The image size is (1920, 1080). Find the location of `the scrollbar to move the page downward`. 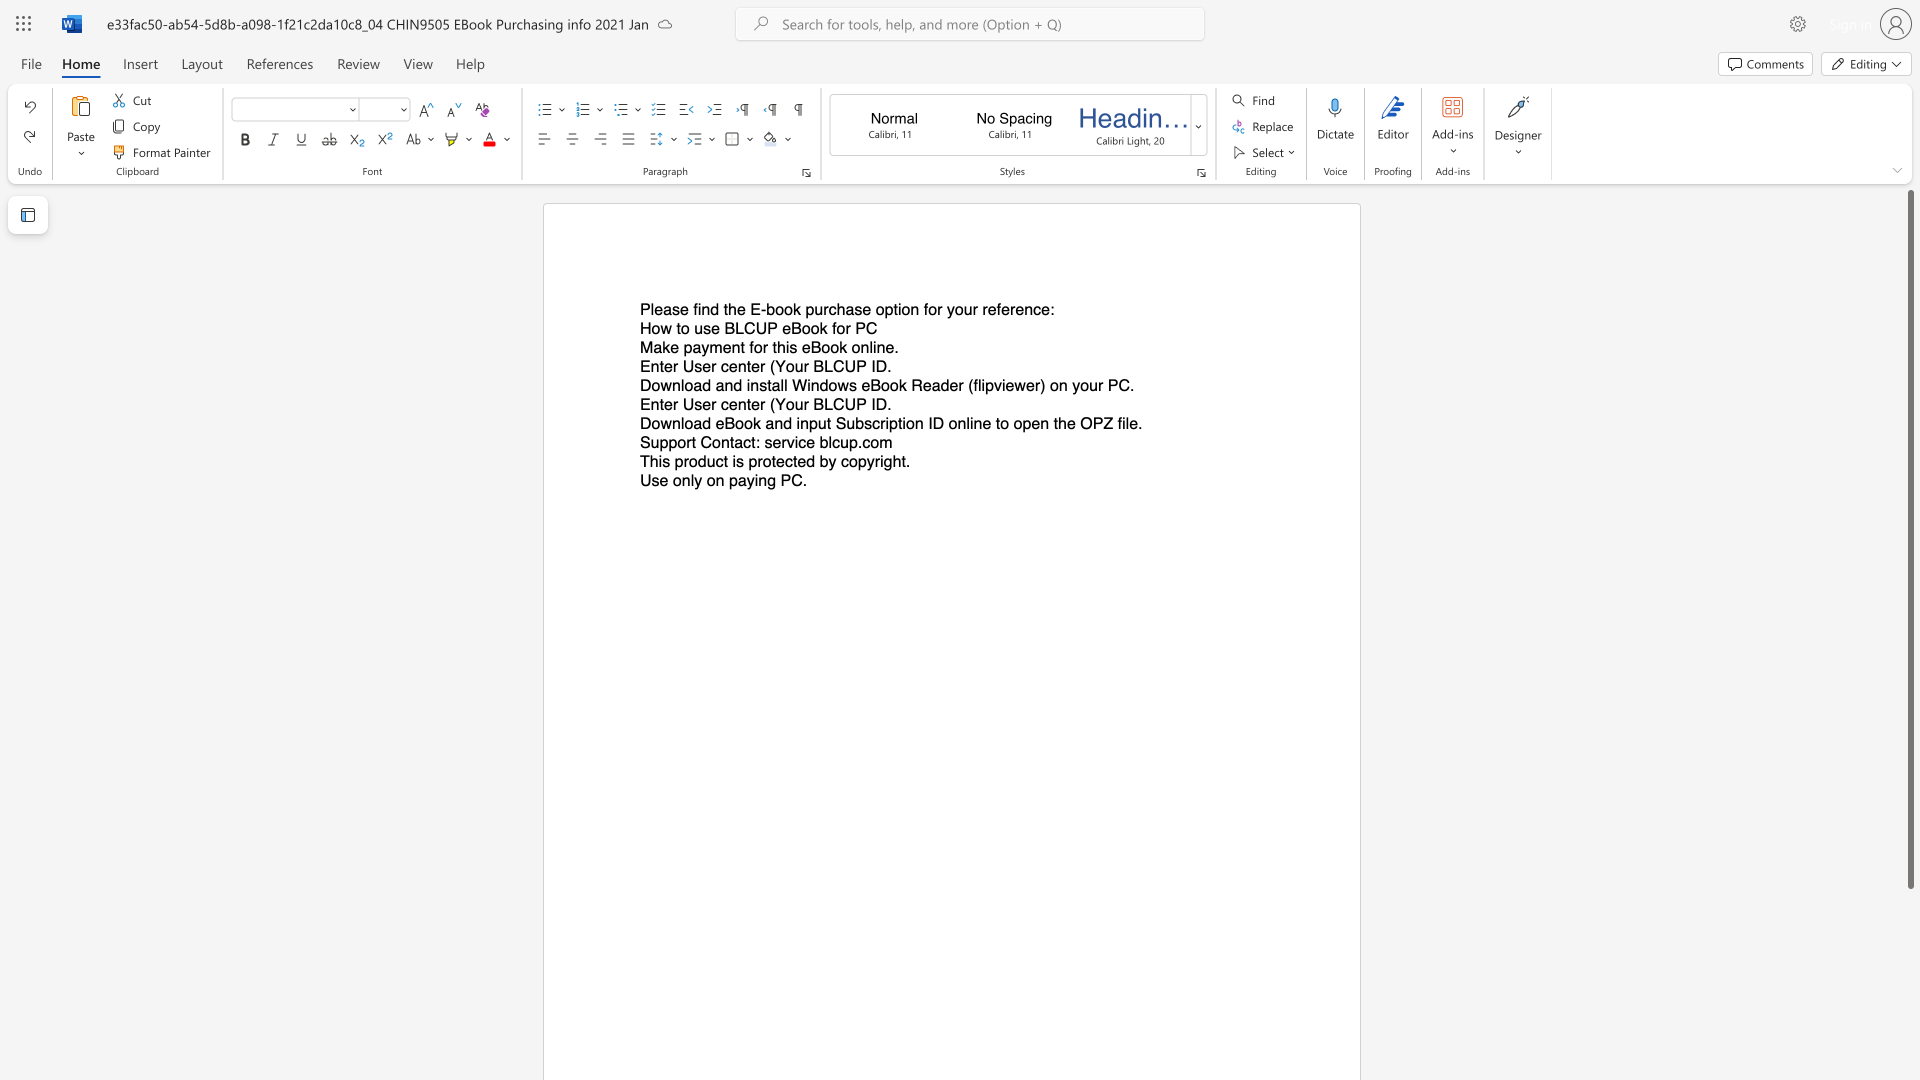

the scrollbar to move the page downward is located at coordinates (1909, 1029).